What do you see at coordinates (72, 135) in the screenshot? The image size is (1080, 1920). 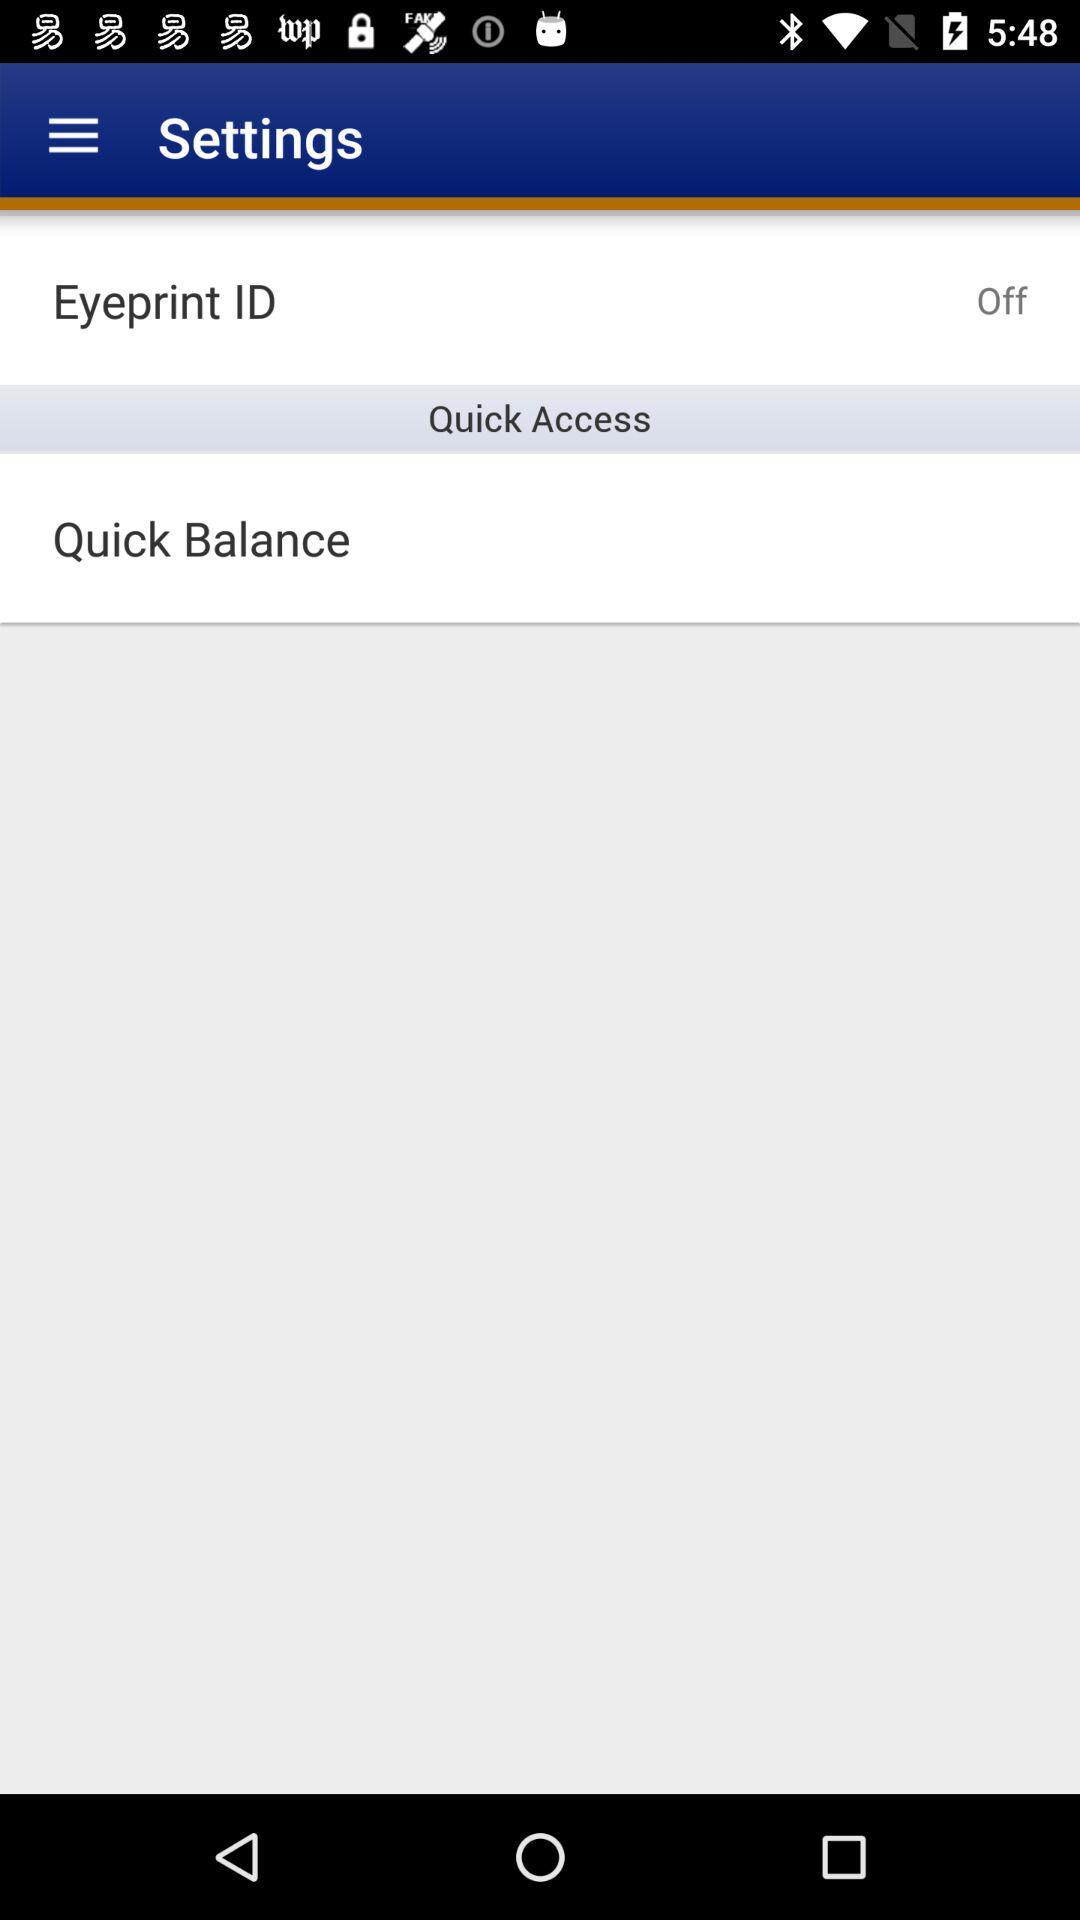 I see `the icon next to settings icon` at bounding box center [72, 135].